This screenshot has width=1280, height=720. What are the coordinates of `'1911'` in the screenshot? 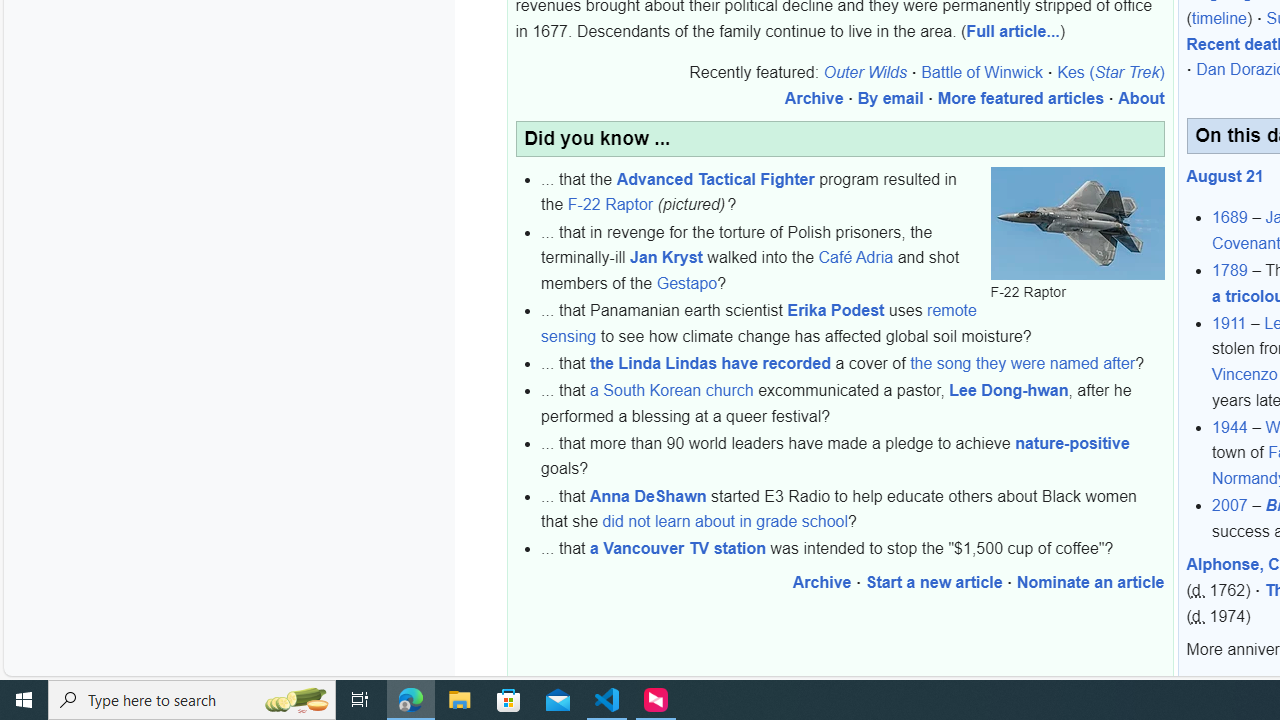 It's located at (1228, 321).